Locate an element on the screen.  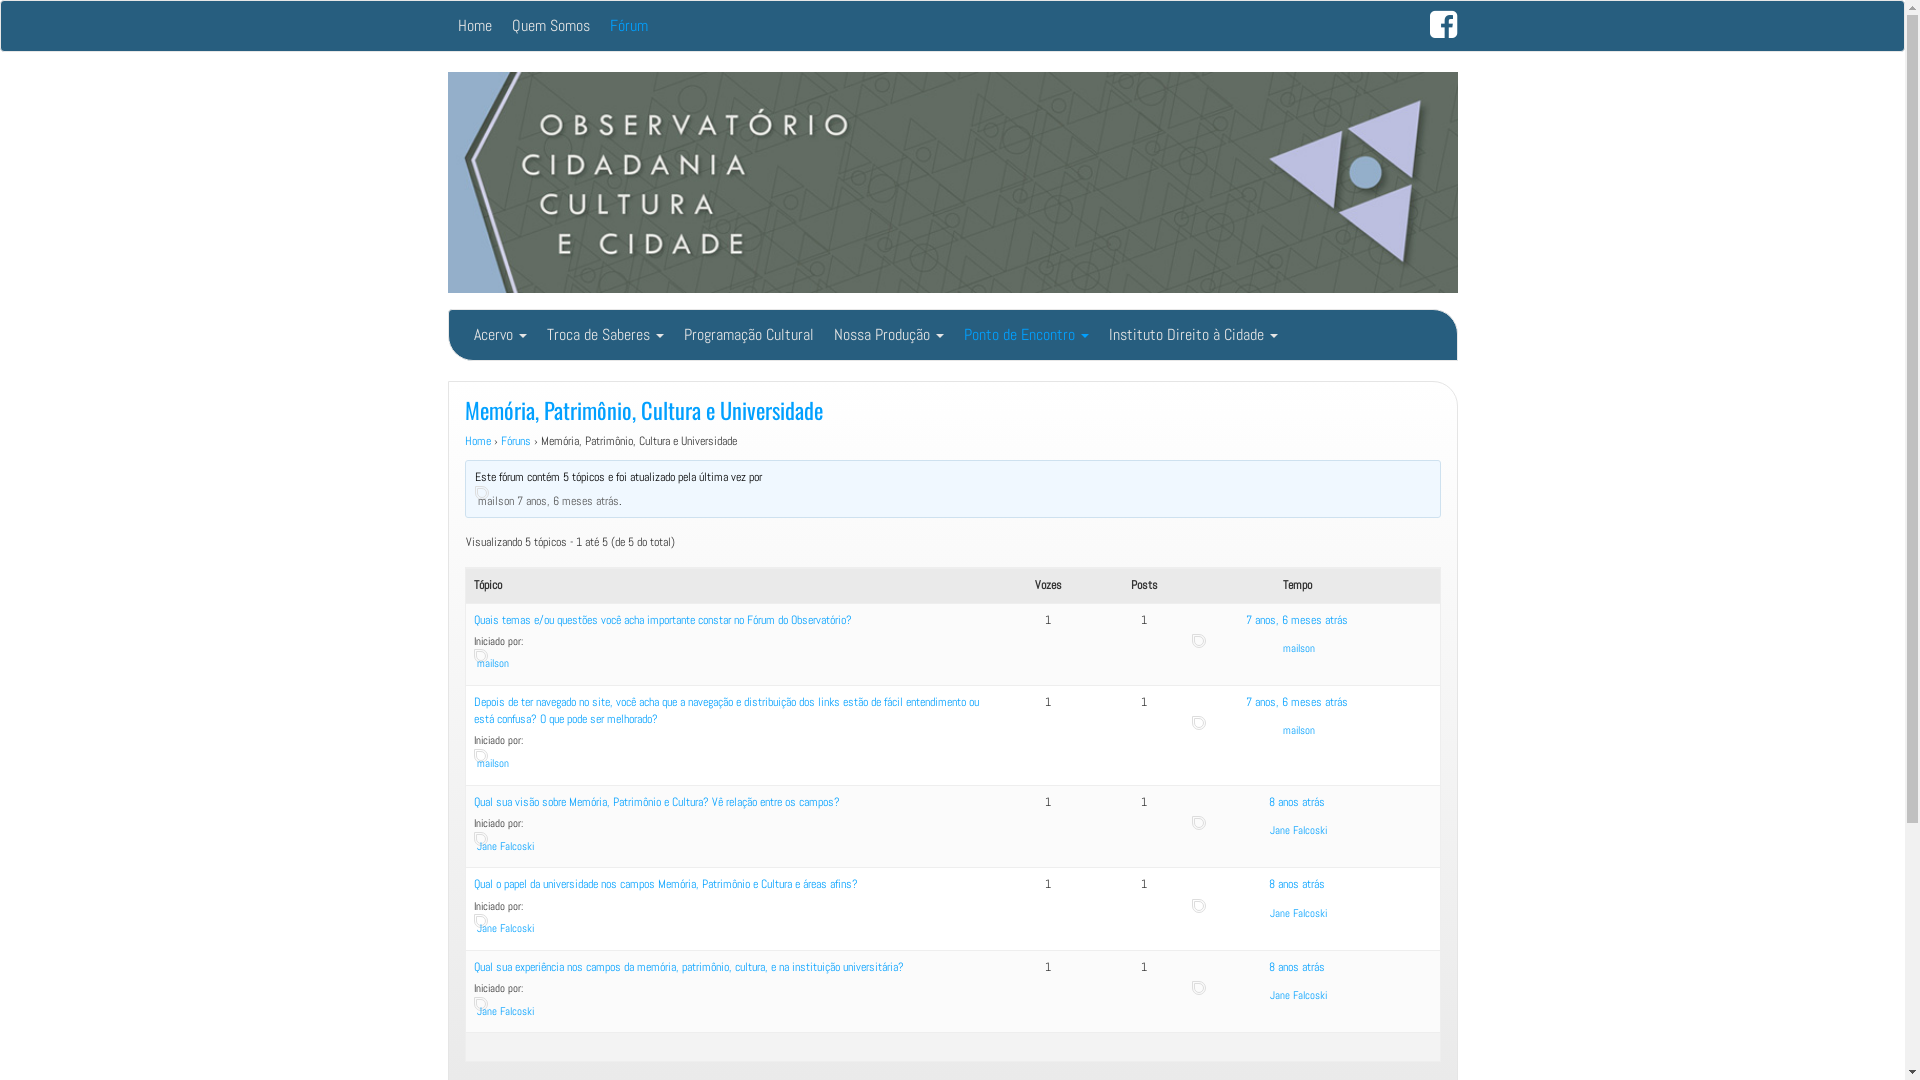
'Quem Somos' is located at coordinates (551, 26).